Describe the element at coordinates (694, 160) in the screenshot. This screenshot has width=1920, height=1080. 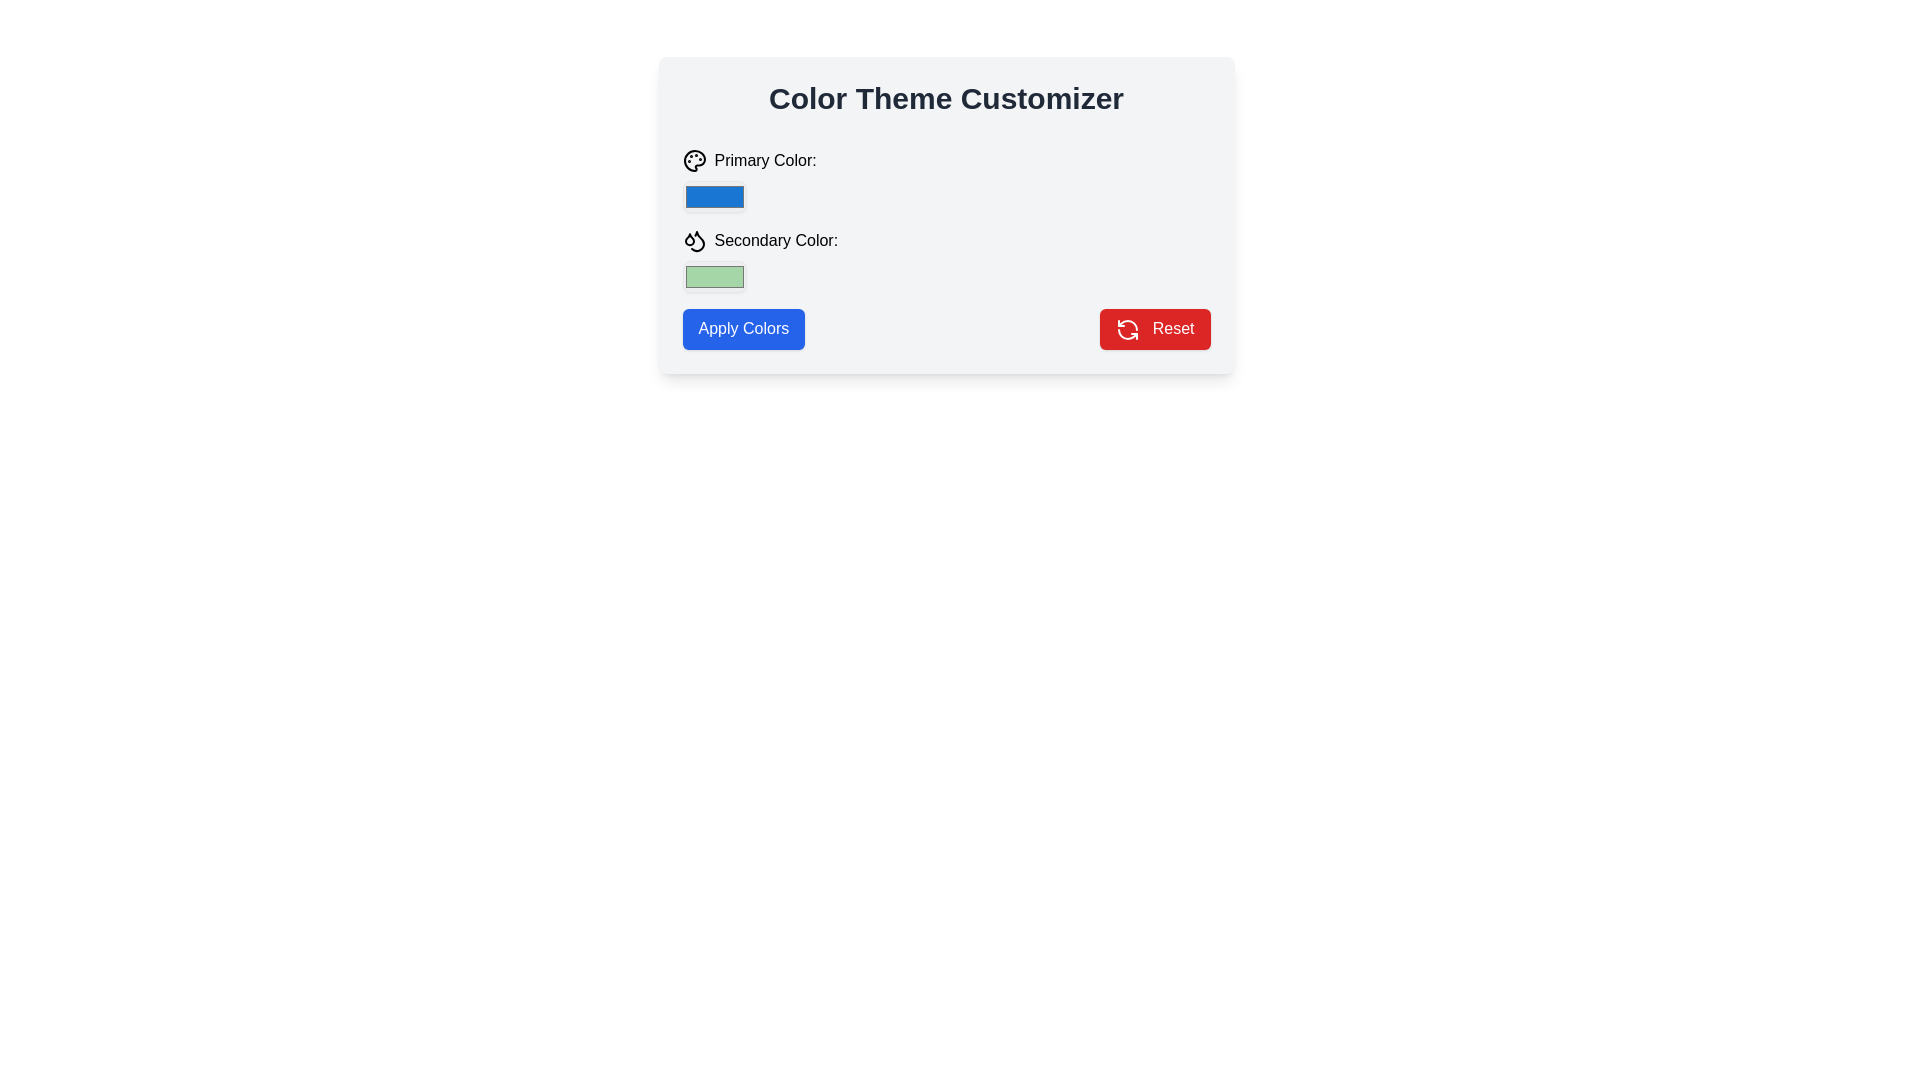
I see `the painter's palette icon located to the left of the text 'Primary Color:' in the UI` at that location.